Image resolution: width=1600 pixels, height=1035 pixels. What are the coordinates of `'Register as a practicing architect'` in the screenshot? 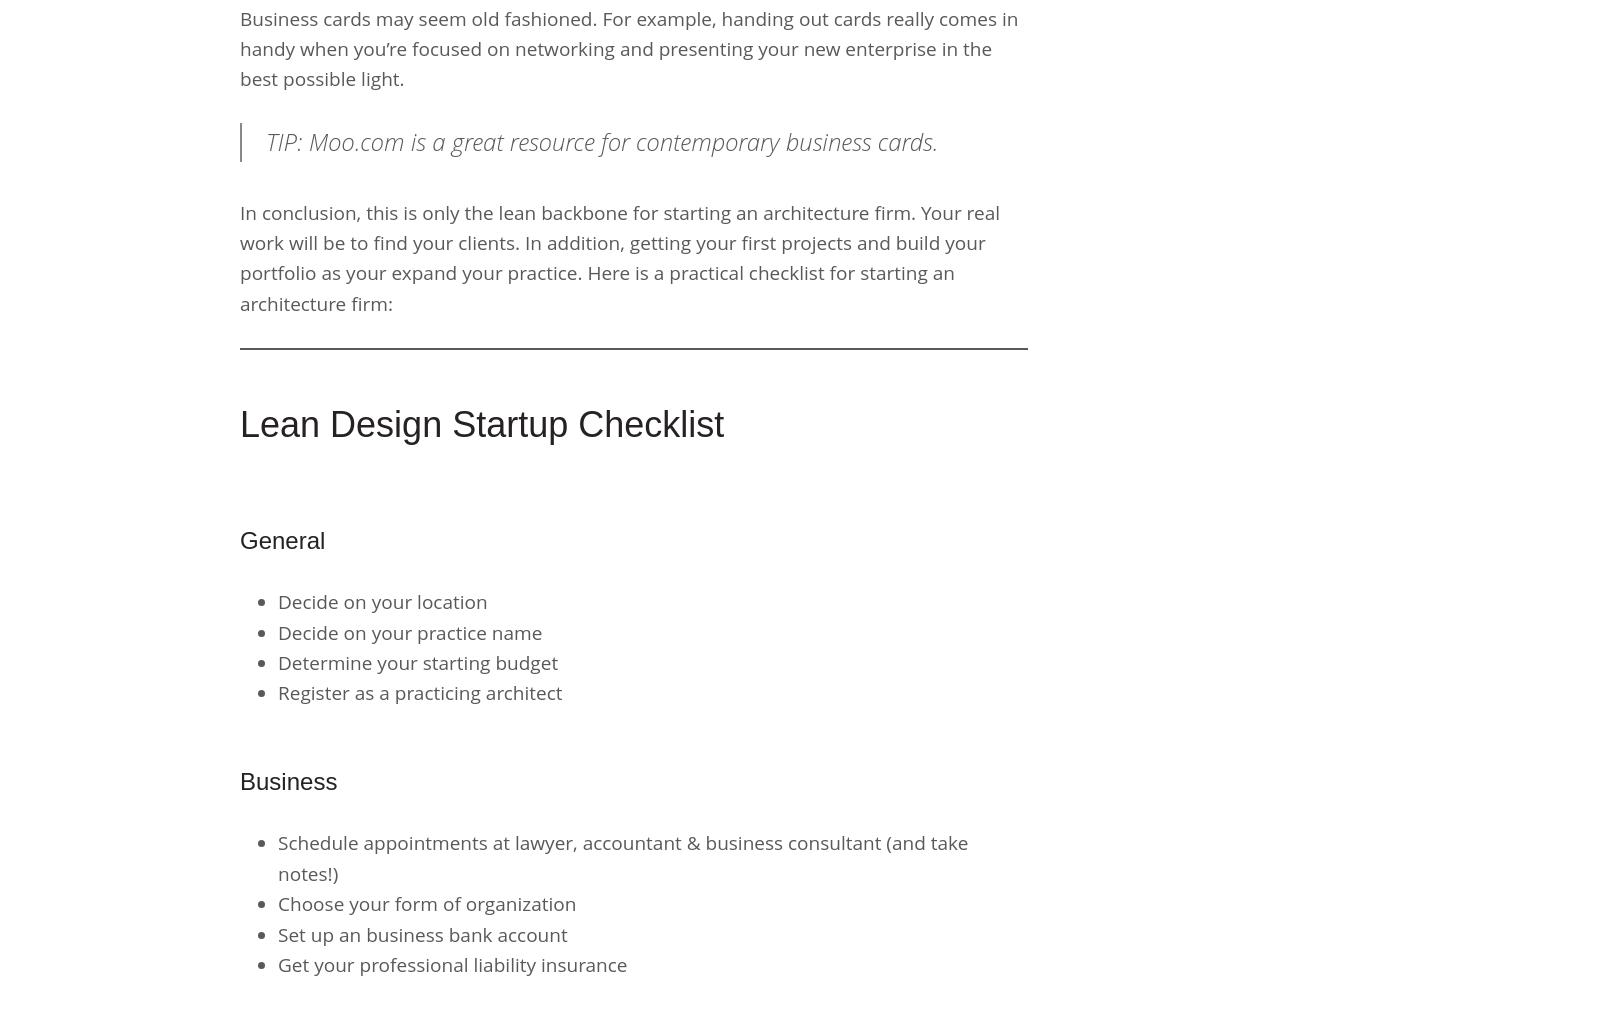 It's located at (419, 692).